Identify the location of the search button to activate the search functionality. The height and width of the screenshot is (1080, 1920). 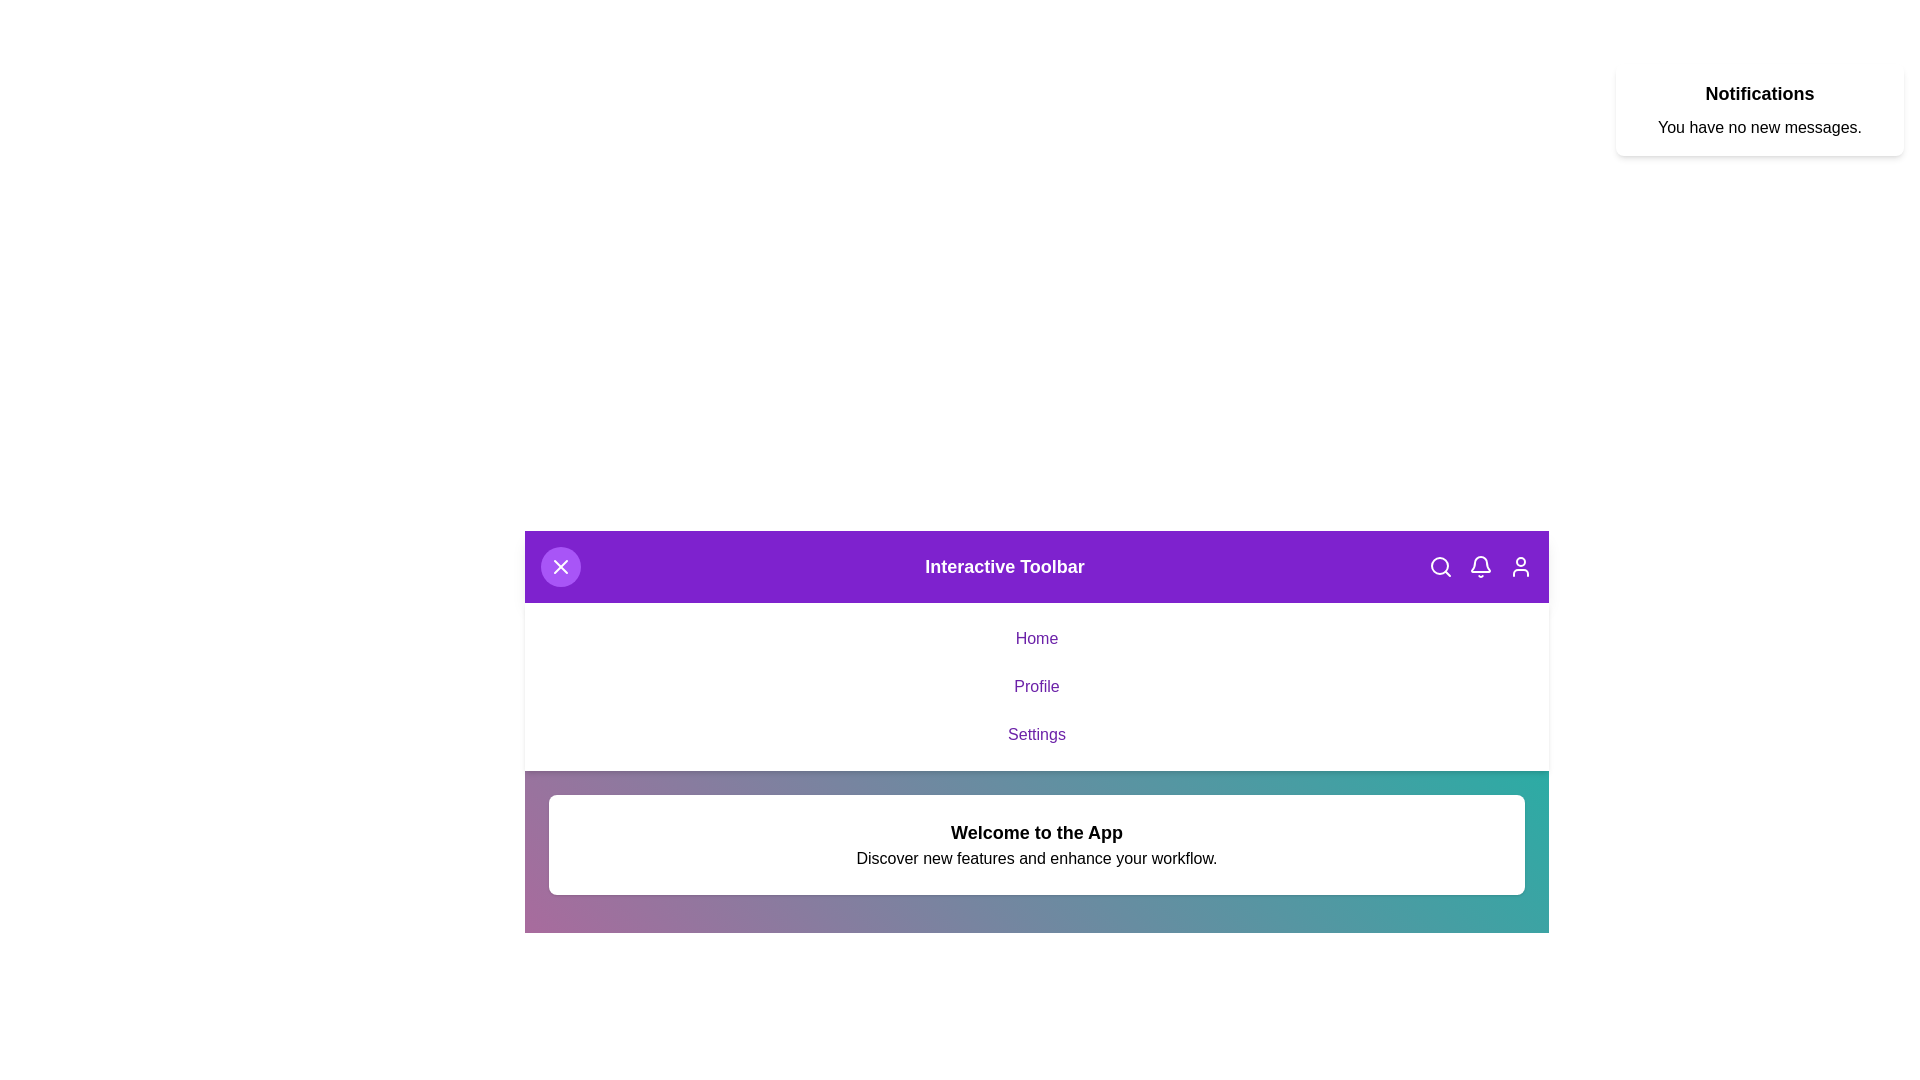
(1440, 567).